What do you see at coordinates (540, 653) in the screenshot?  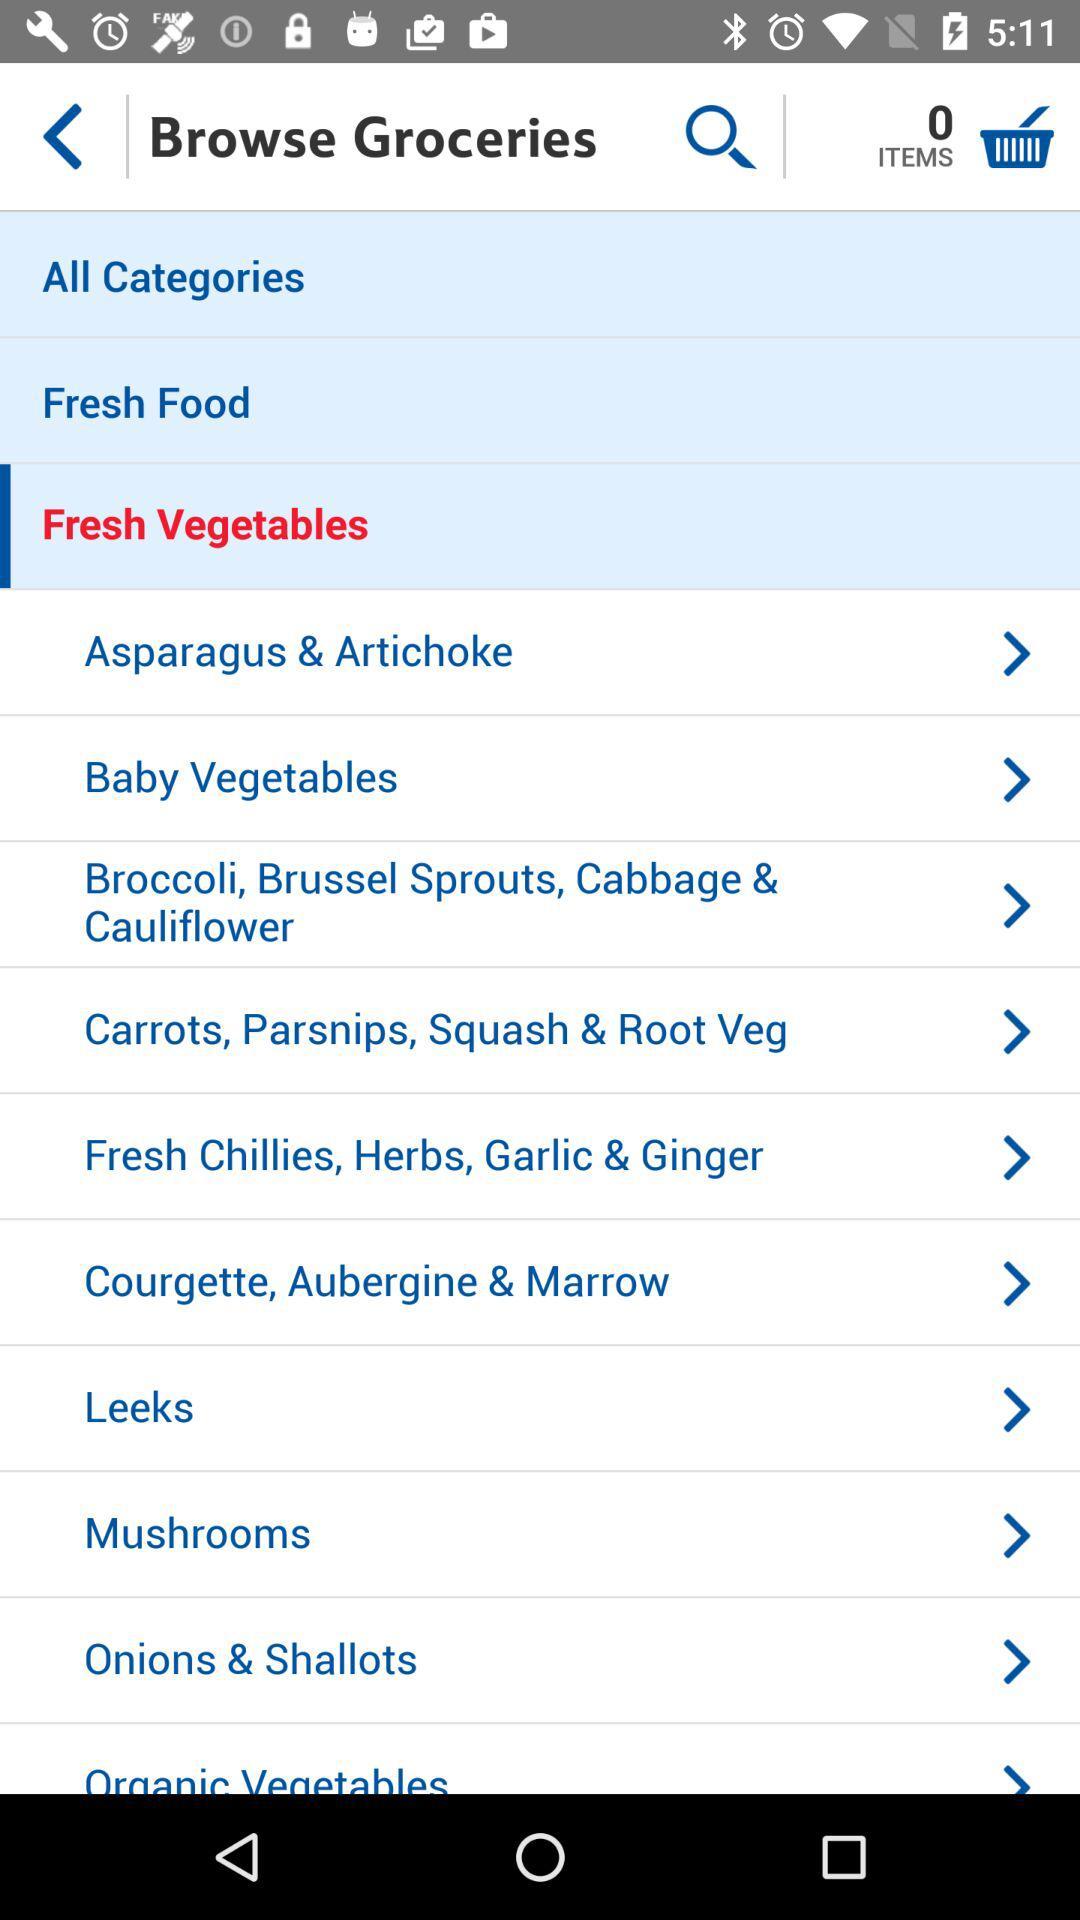 I see `the item above baby vegetables icon` at bounding box center [540, 653].